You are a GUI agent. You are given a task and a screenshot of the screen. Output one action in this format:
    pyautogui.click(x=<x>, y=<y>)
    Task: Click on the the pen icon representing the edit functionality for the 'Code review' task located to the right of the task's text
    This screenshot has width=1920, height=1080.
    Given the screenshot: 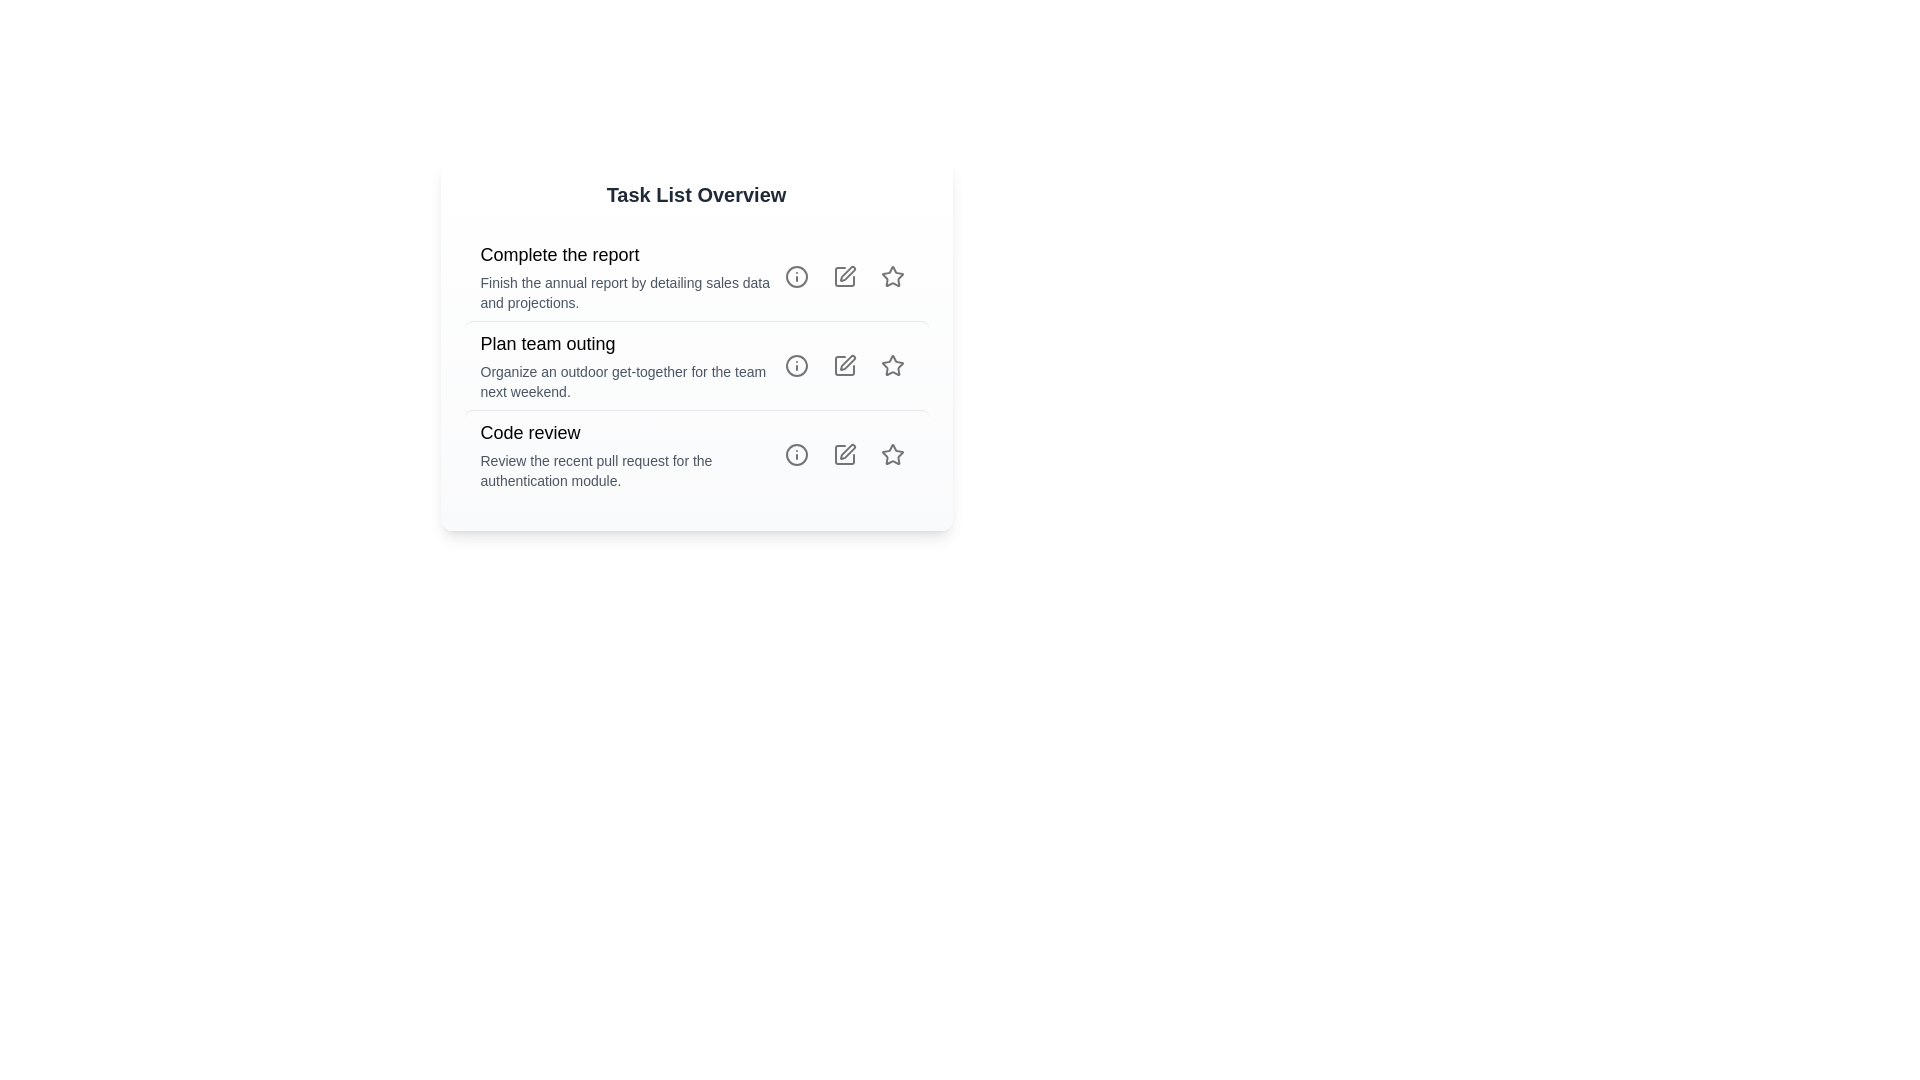 What is the action you would take?
    pyautogui.click(x=844, y=455)
    